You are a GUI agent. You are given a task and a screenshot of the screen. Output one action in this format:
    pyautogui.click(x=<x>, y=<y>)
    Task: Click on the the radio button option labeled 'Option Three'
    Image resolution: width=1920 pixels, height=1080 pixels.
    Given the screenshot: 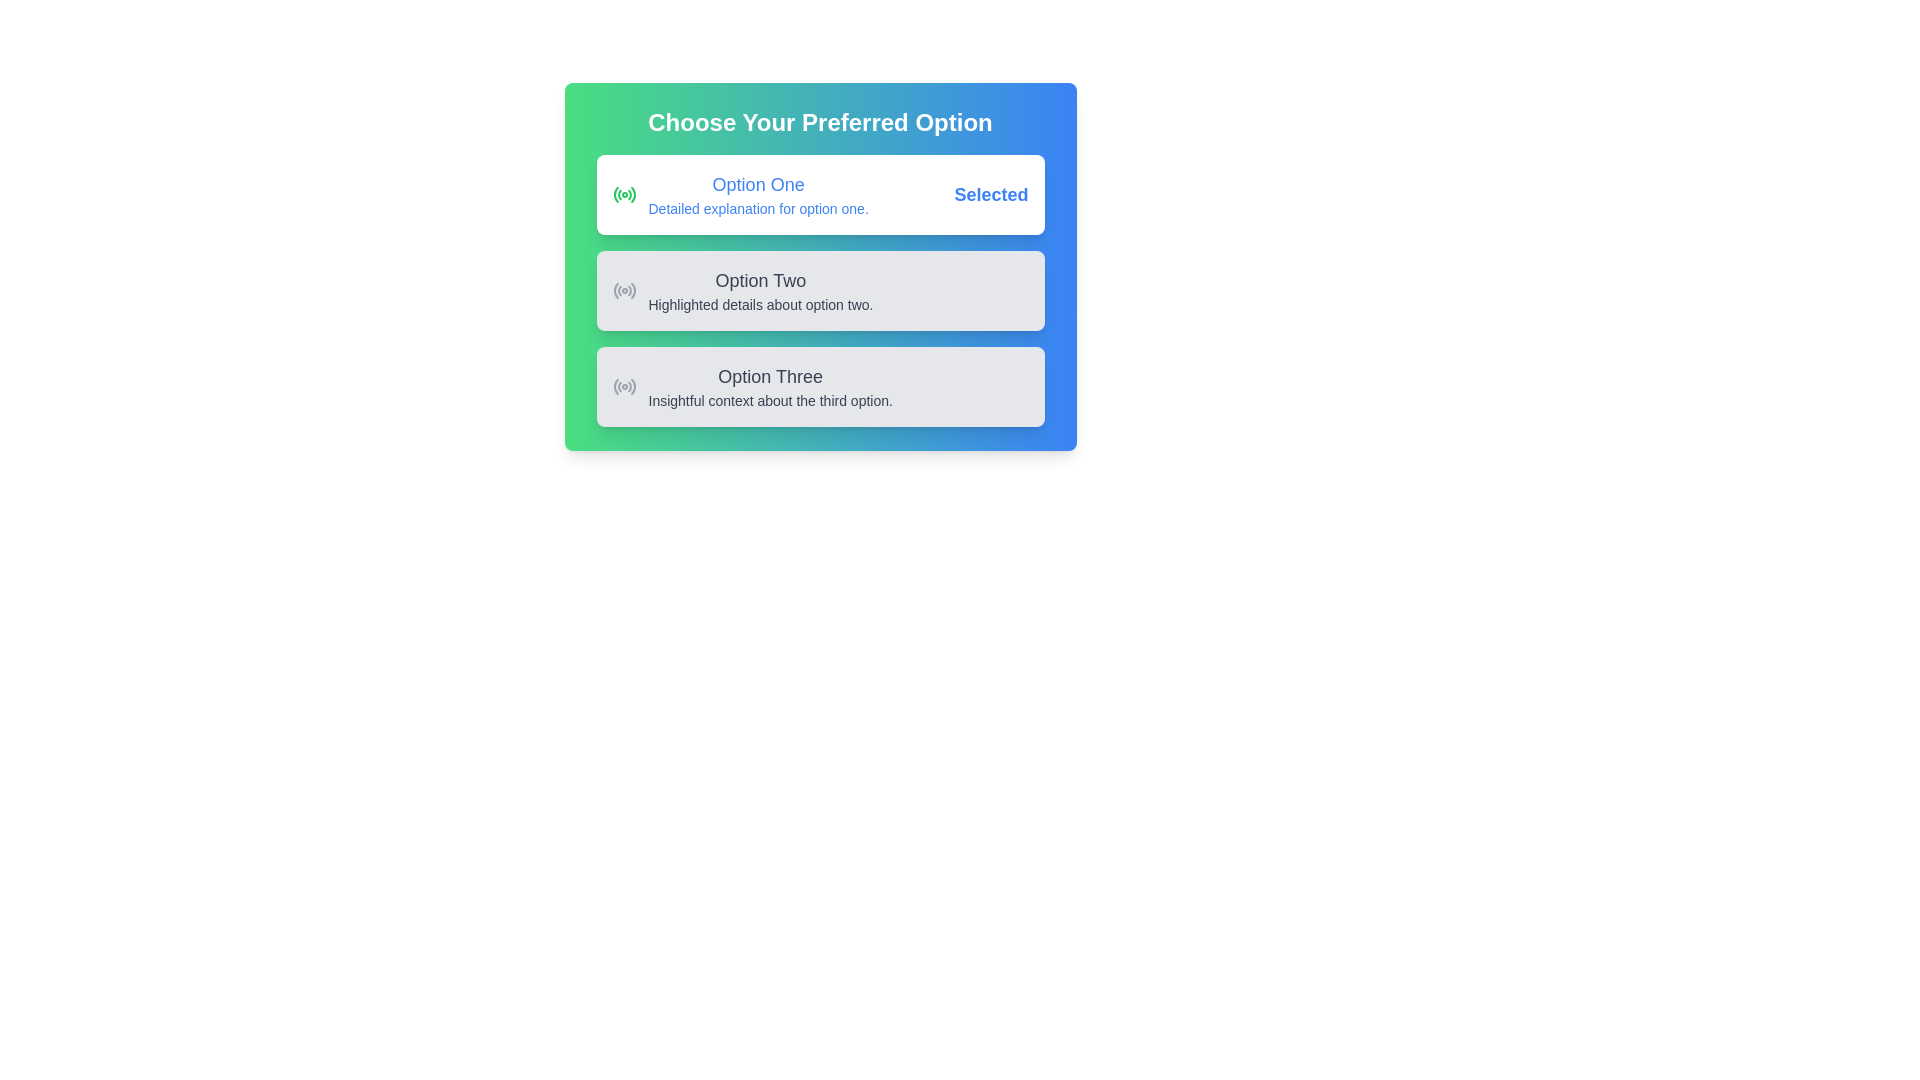 What is the action you would take?
    pyautogui.click(x=751, y=386)
    